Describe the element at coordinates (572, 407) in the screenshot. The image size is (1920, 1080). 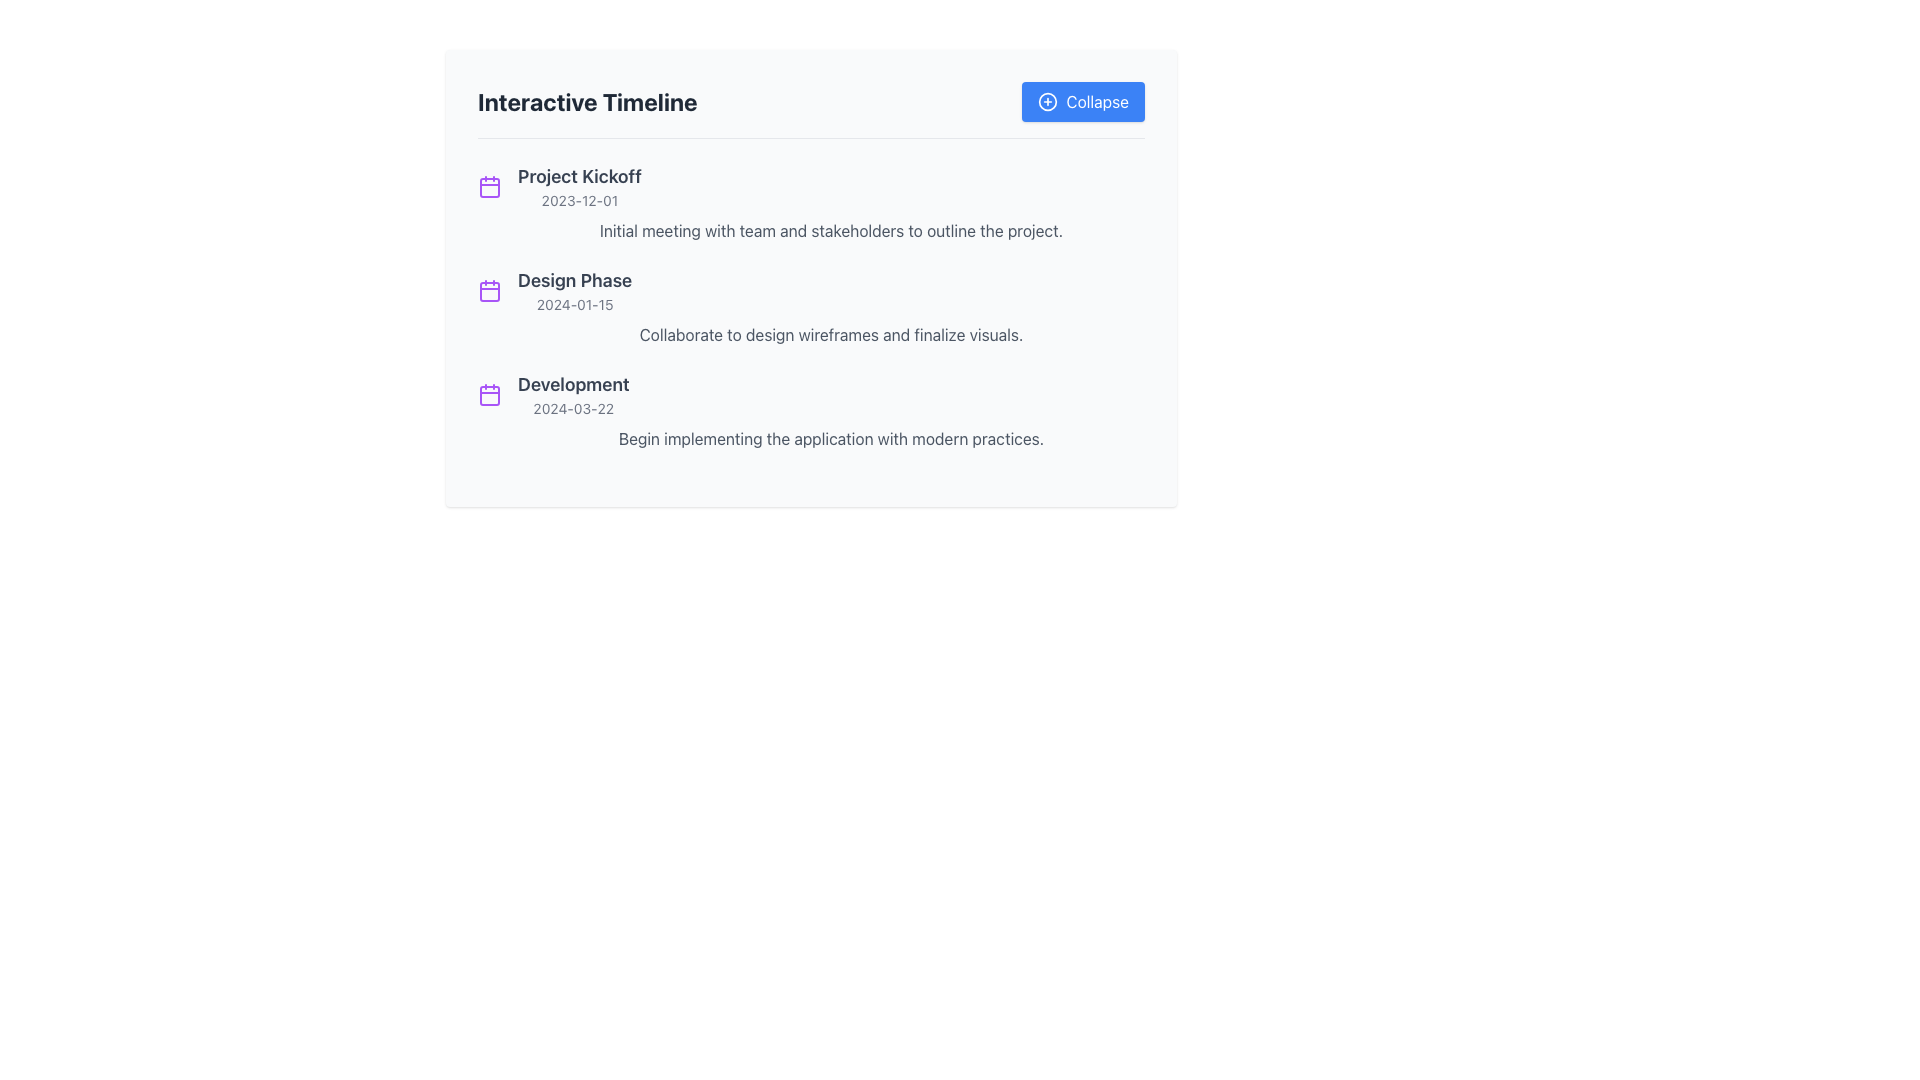
I see `the text label displaying '2024-03-22' located beneath the title 'Development' in a timeline display` at that location.